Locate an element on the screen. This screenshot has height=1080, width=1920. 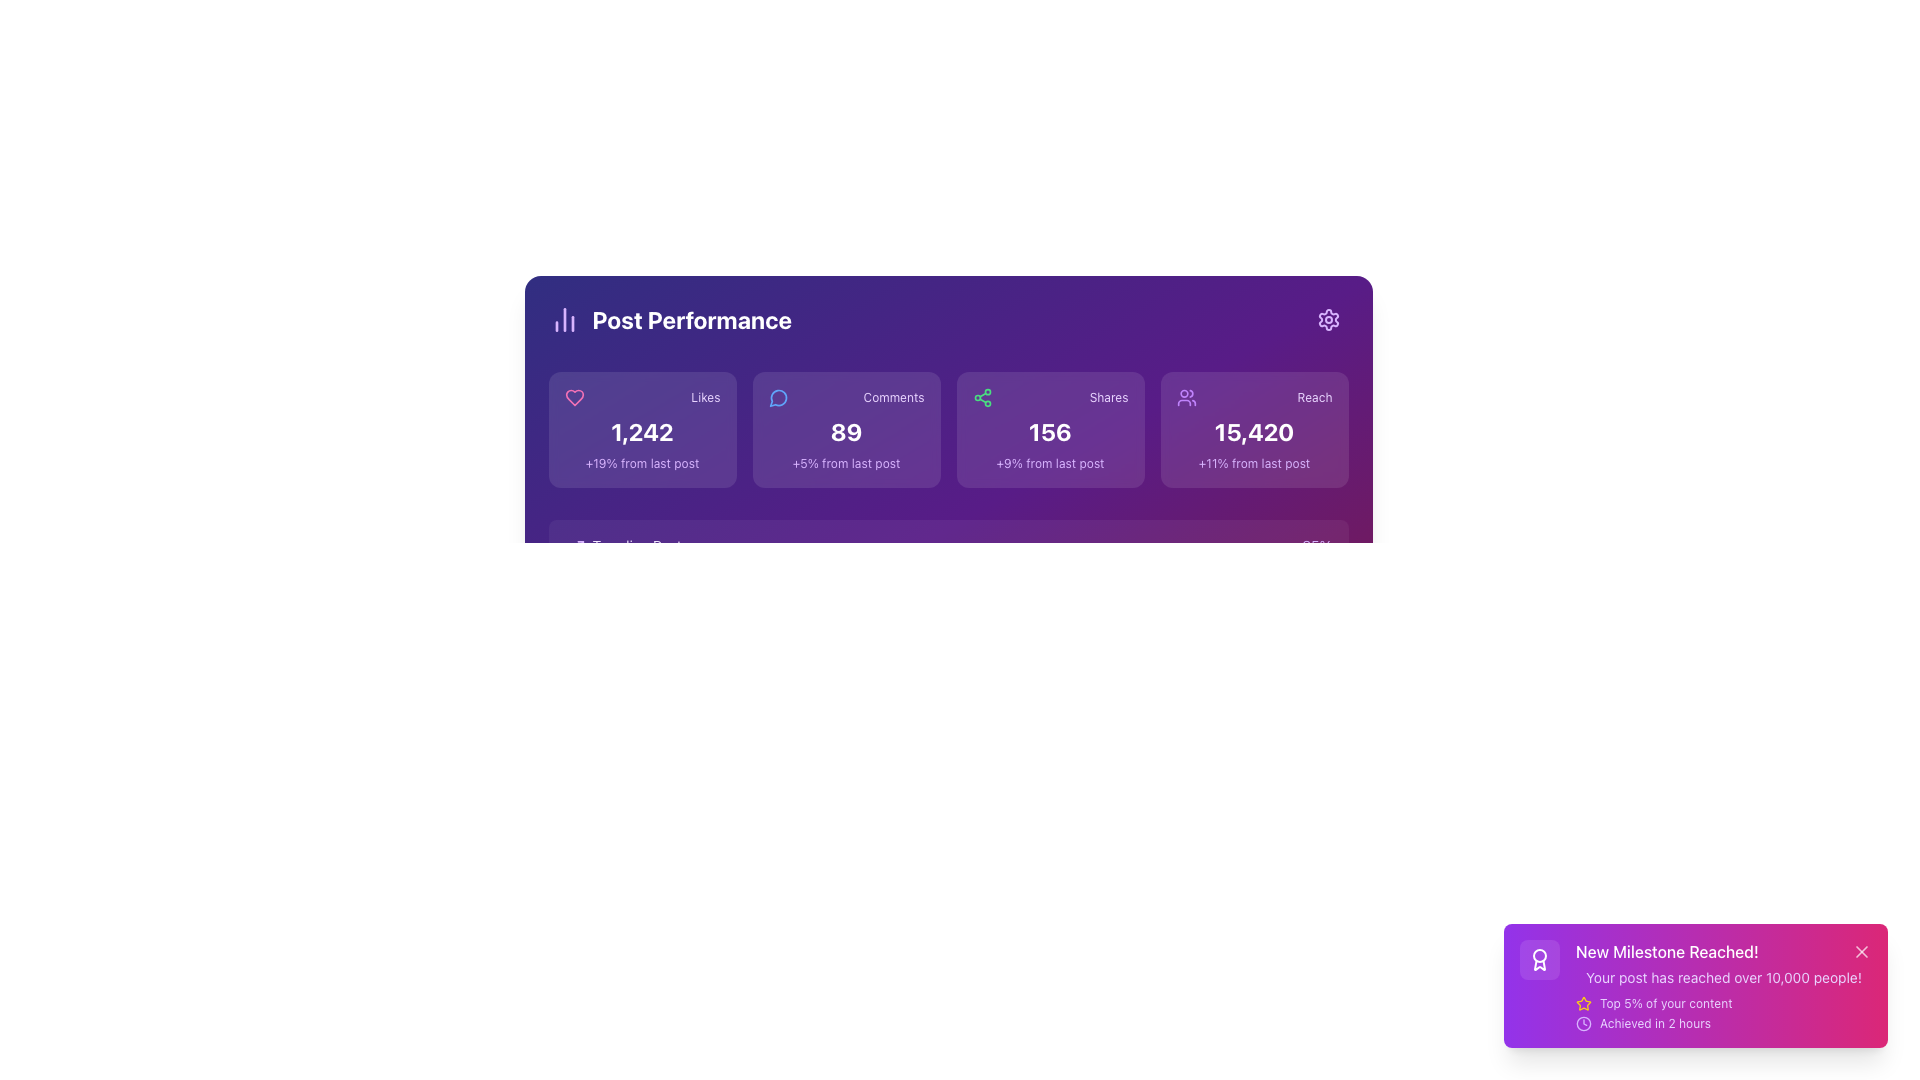
the close button ('X') on the top-right corner of the notification banner that indicates 'New Milestone Reached!' is located at coordinates (1861, 951).